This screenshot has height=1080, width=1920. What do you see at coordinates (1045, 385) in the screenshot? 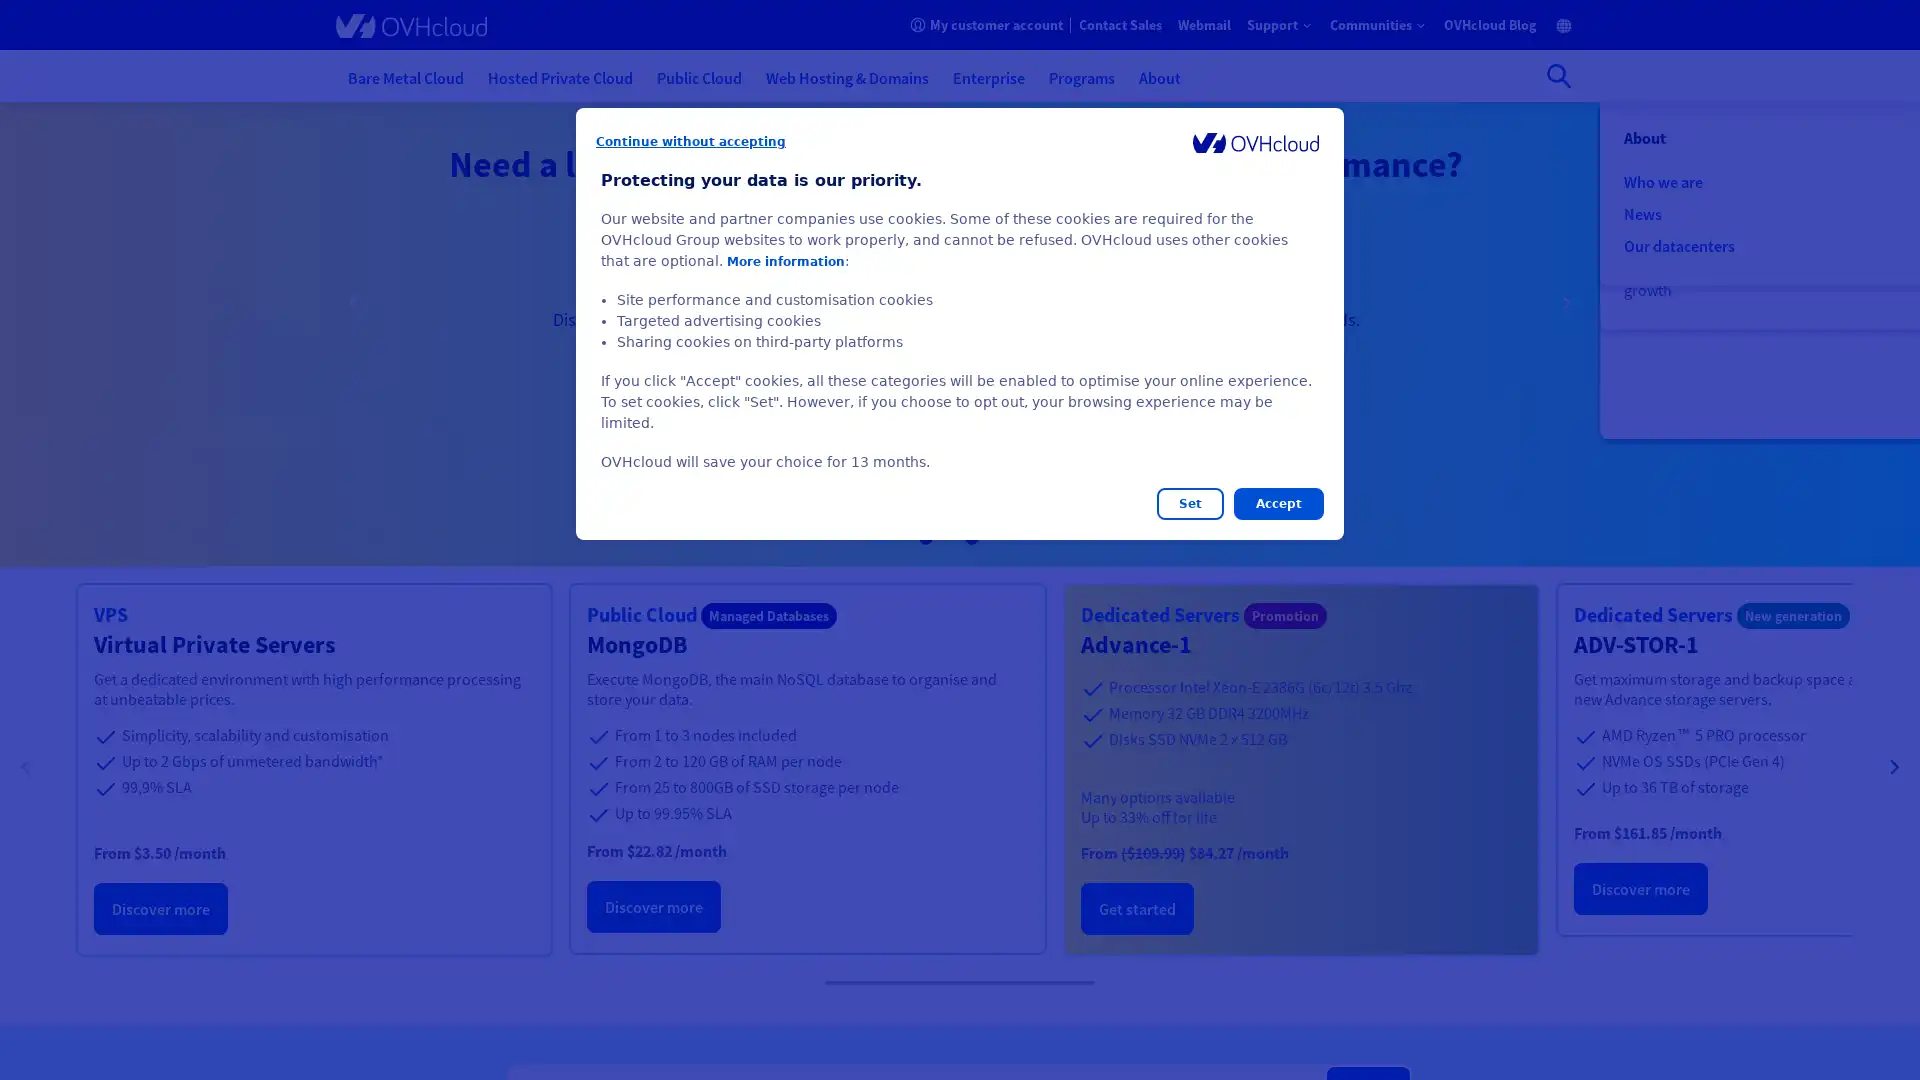
I see `From $3.99 /month` at bounding box center [1045, 385].